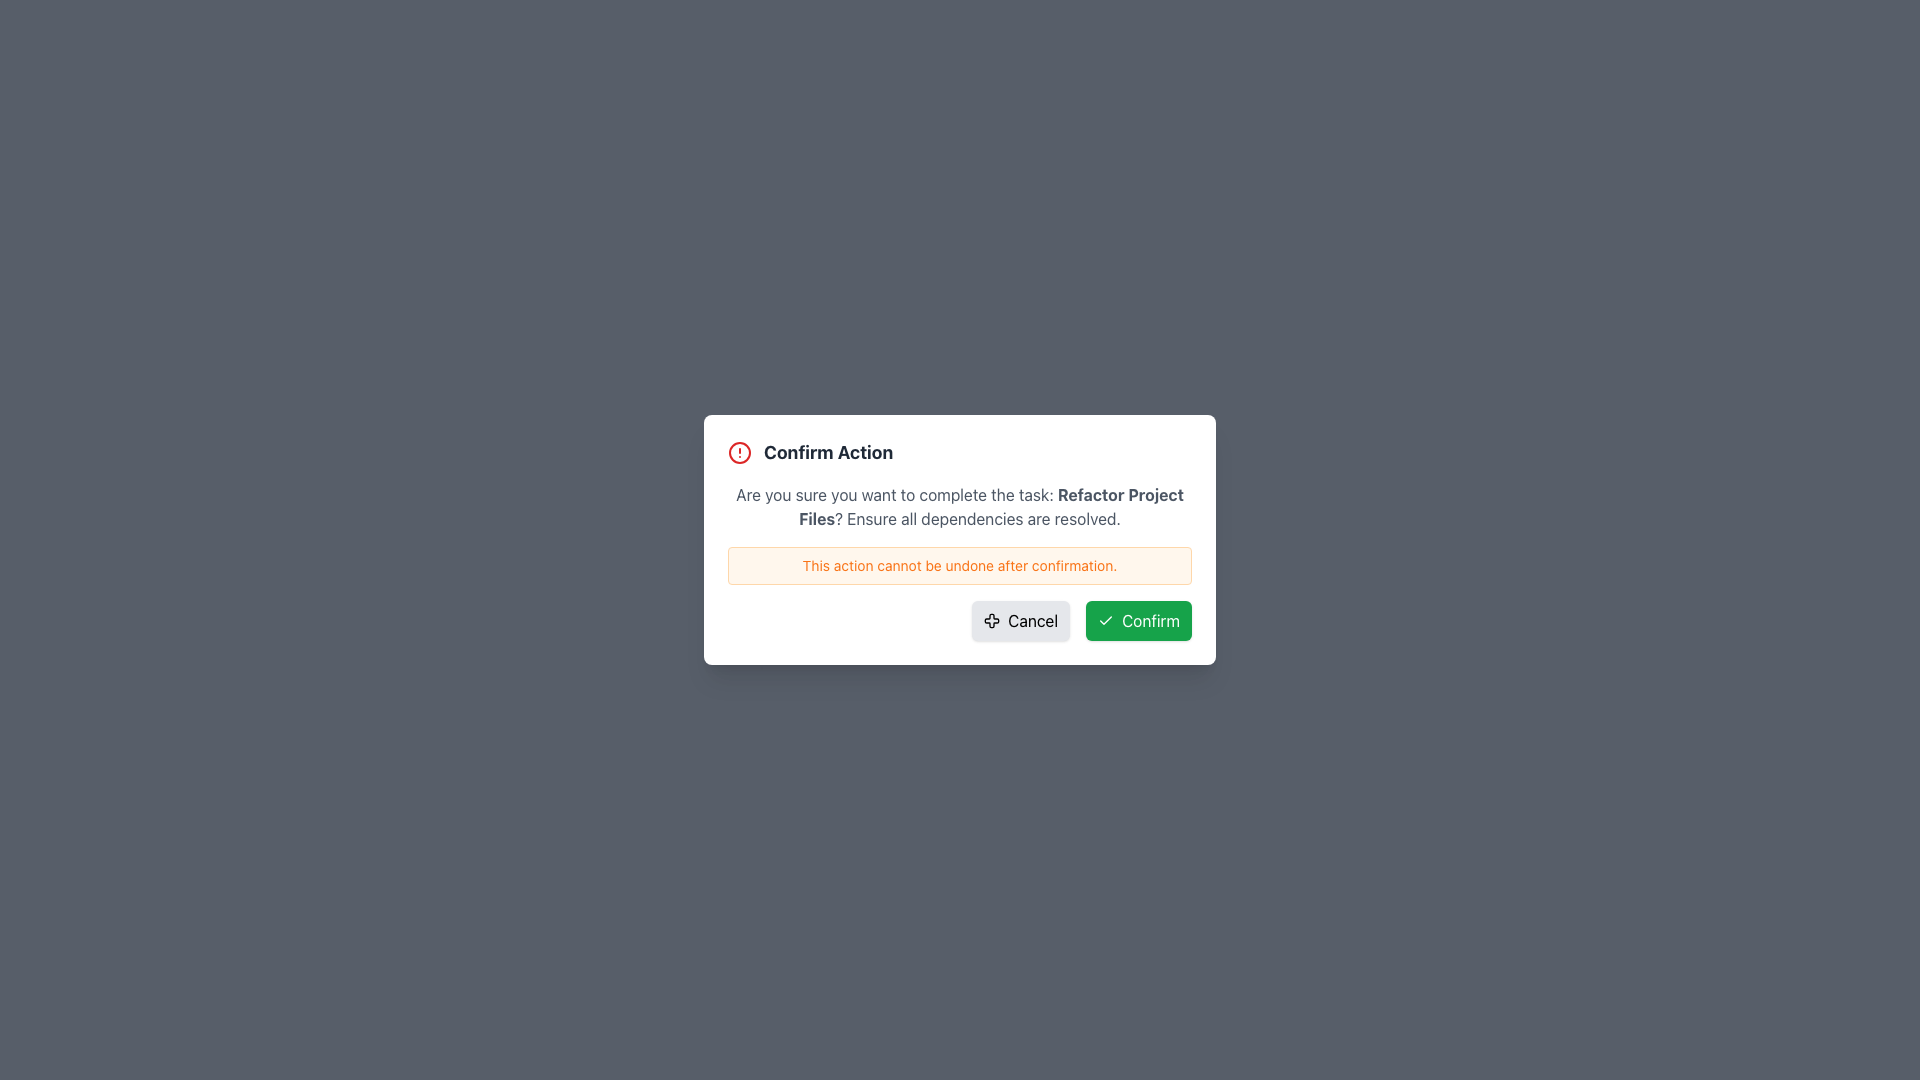 Image resolution: width=1920 pixels, height=1080 pixels. What do you see at coordinates (828, 452) in the screenshot?
I see `the title text element of the confirmation dialog, which is located near the top-left section and aligned to the right of a red circular alert icon` at bounding box center [828, 452].